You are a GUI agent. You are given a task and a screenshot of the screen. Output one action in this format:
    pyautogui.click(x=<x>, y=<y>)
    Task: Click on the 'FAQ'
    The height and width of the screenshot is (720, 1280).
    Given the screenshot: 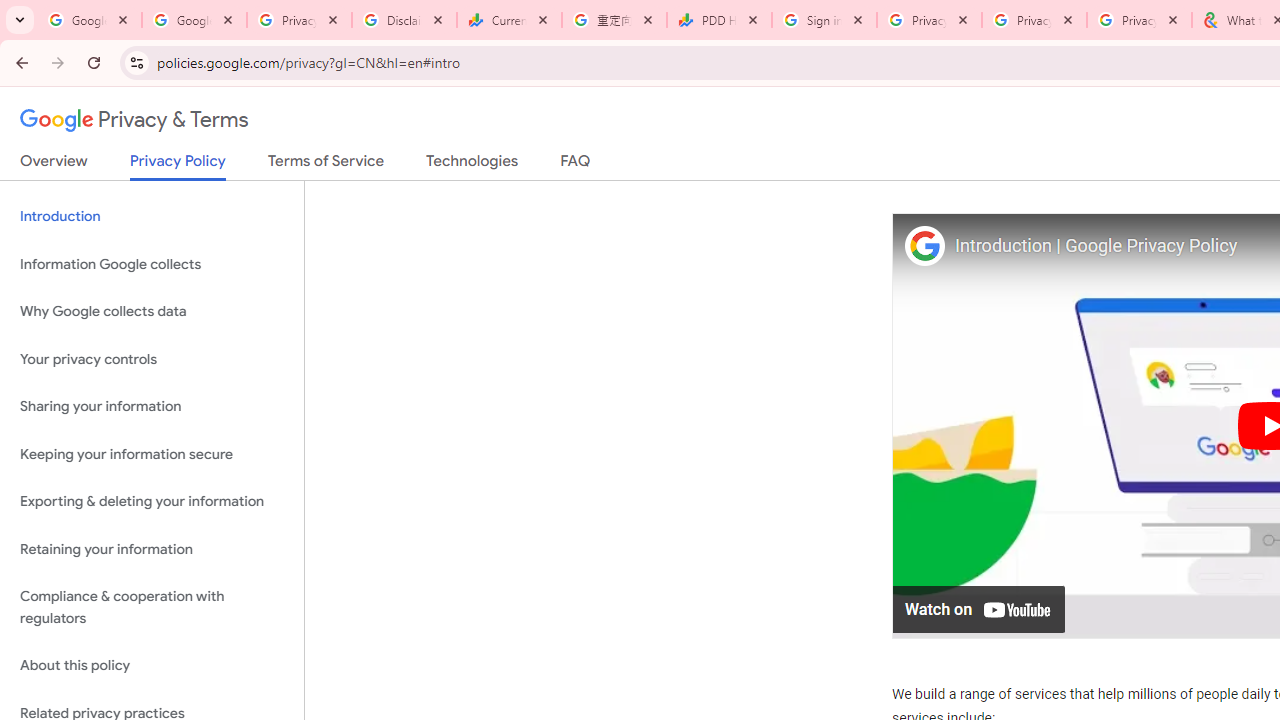 What is the action you would take?
    pyautogui.click(x=575, y=164)
    